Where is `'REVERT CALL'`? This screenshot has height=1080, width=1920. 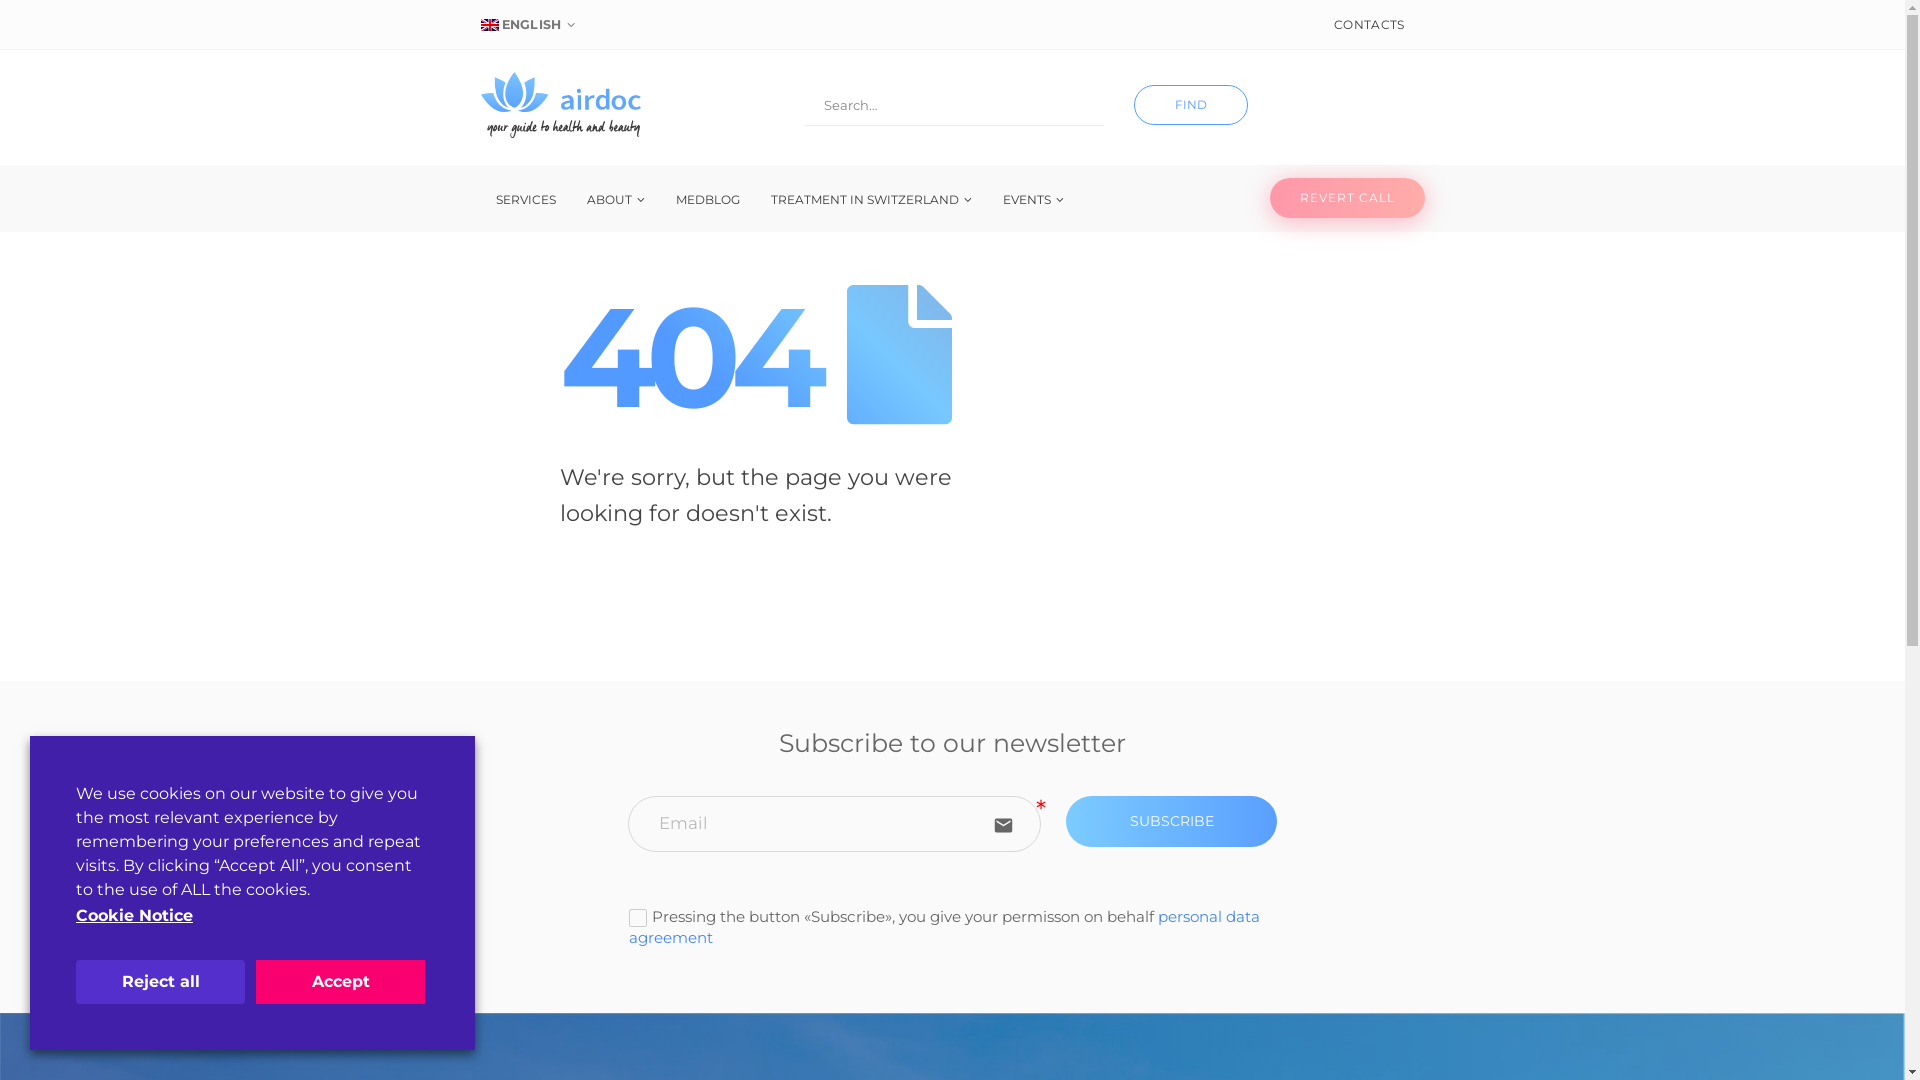 'REVERT CALL' is located at coordinates (1347, 197).